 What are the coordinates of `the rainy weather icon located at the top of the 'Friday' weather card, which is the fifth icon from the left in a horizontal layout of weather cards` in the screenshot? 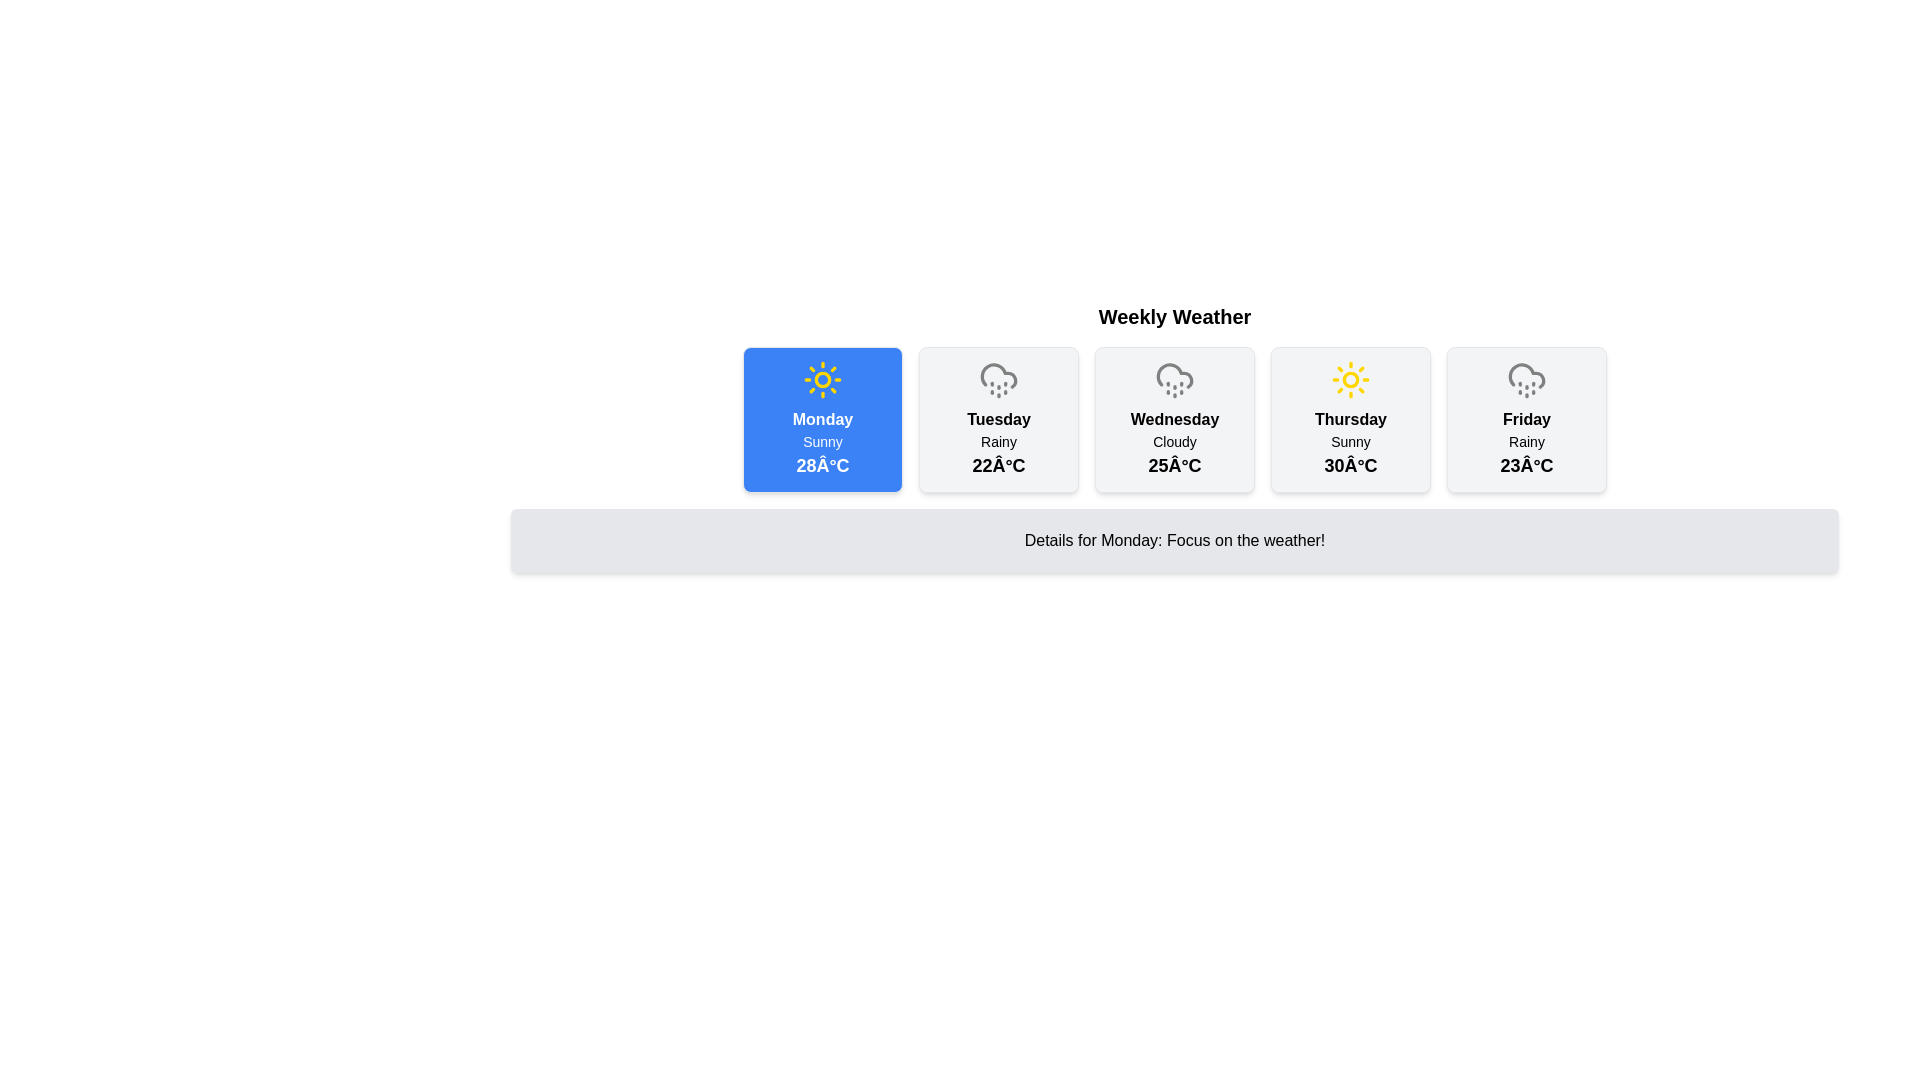 It's located at (1525, 380).